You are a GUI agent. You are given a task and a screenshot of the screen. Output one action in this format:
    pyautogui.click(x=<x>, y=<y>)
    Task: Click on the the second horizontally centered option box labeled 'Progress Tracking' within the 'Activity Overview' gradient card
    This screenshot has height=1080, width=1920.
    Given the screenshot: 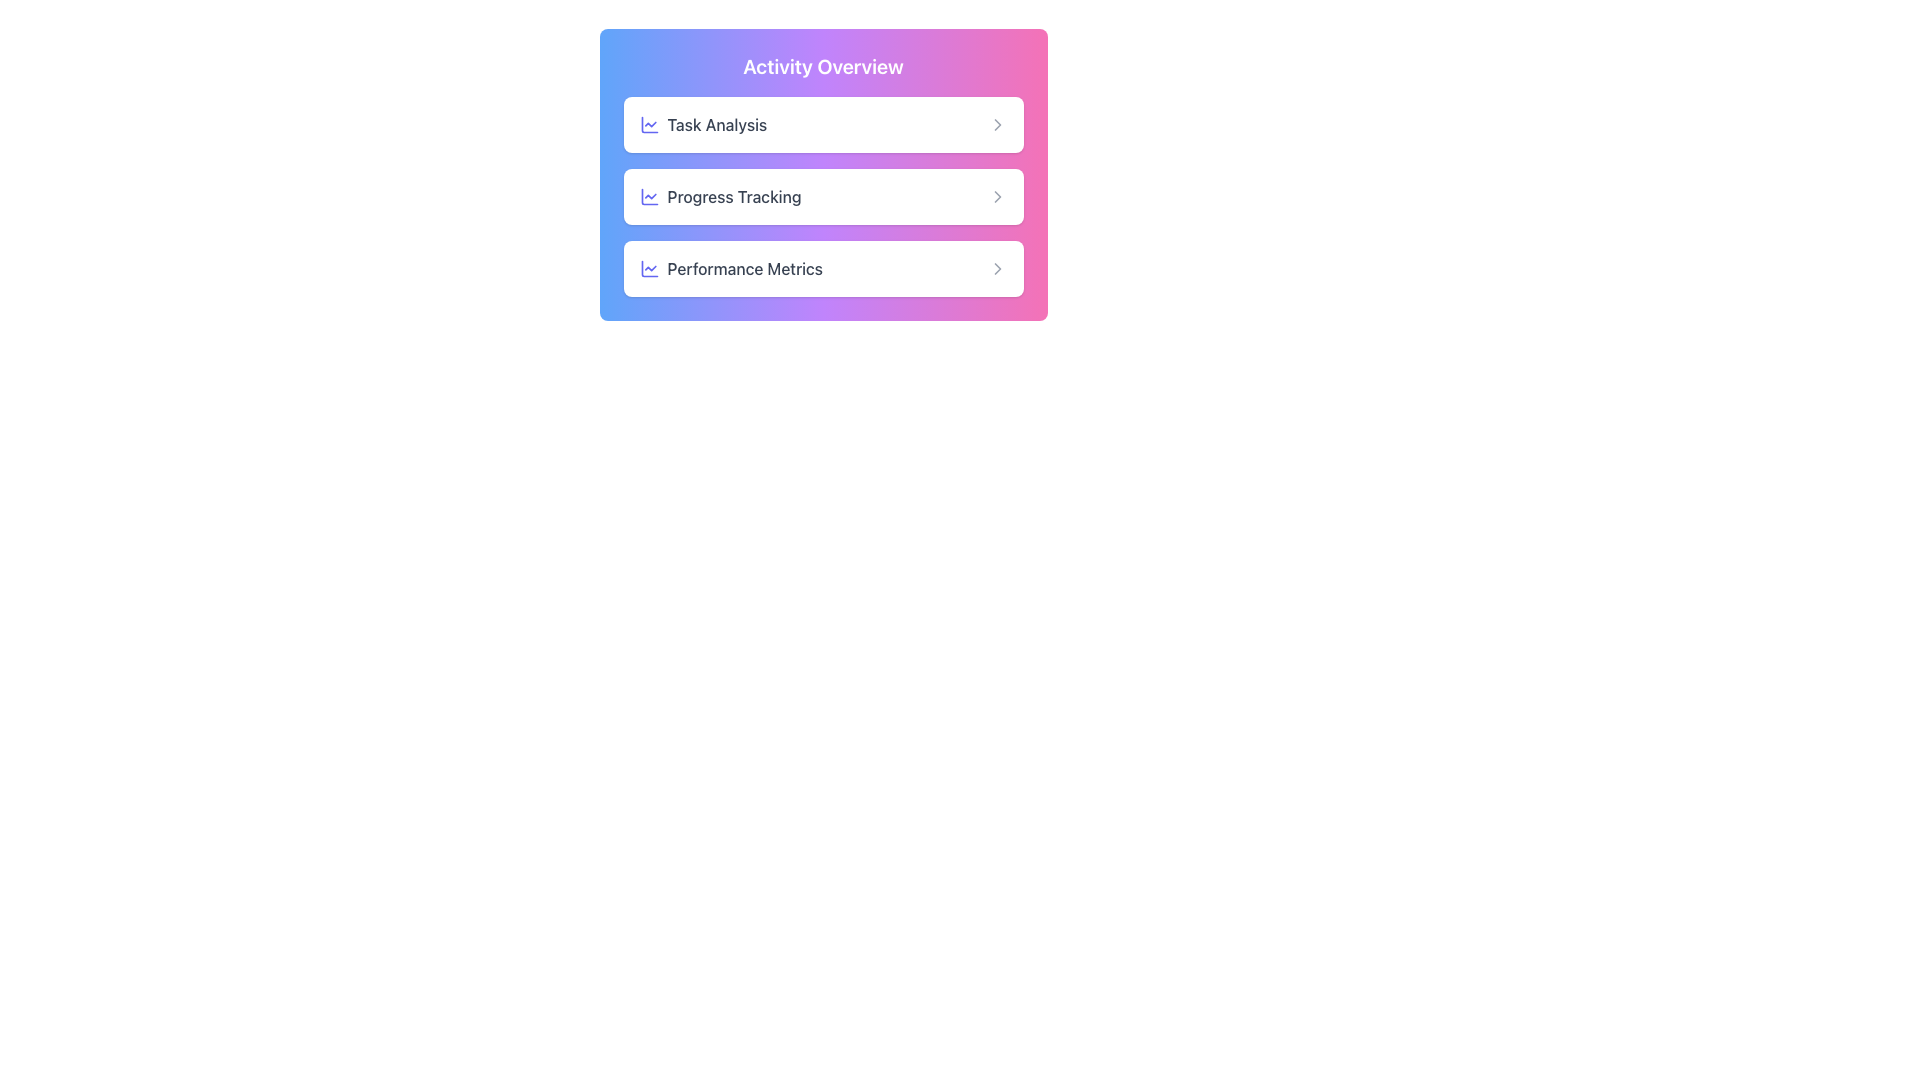 What is the action you would take?
    pyautogui.click(x=823, y=173)
    